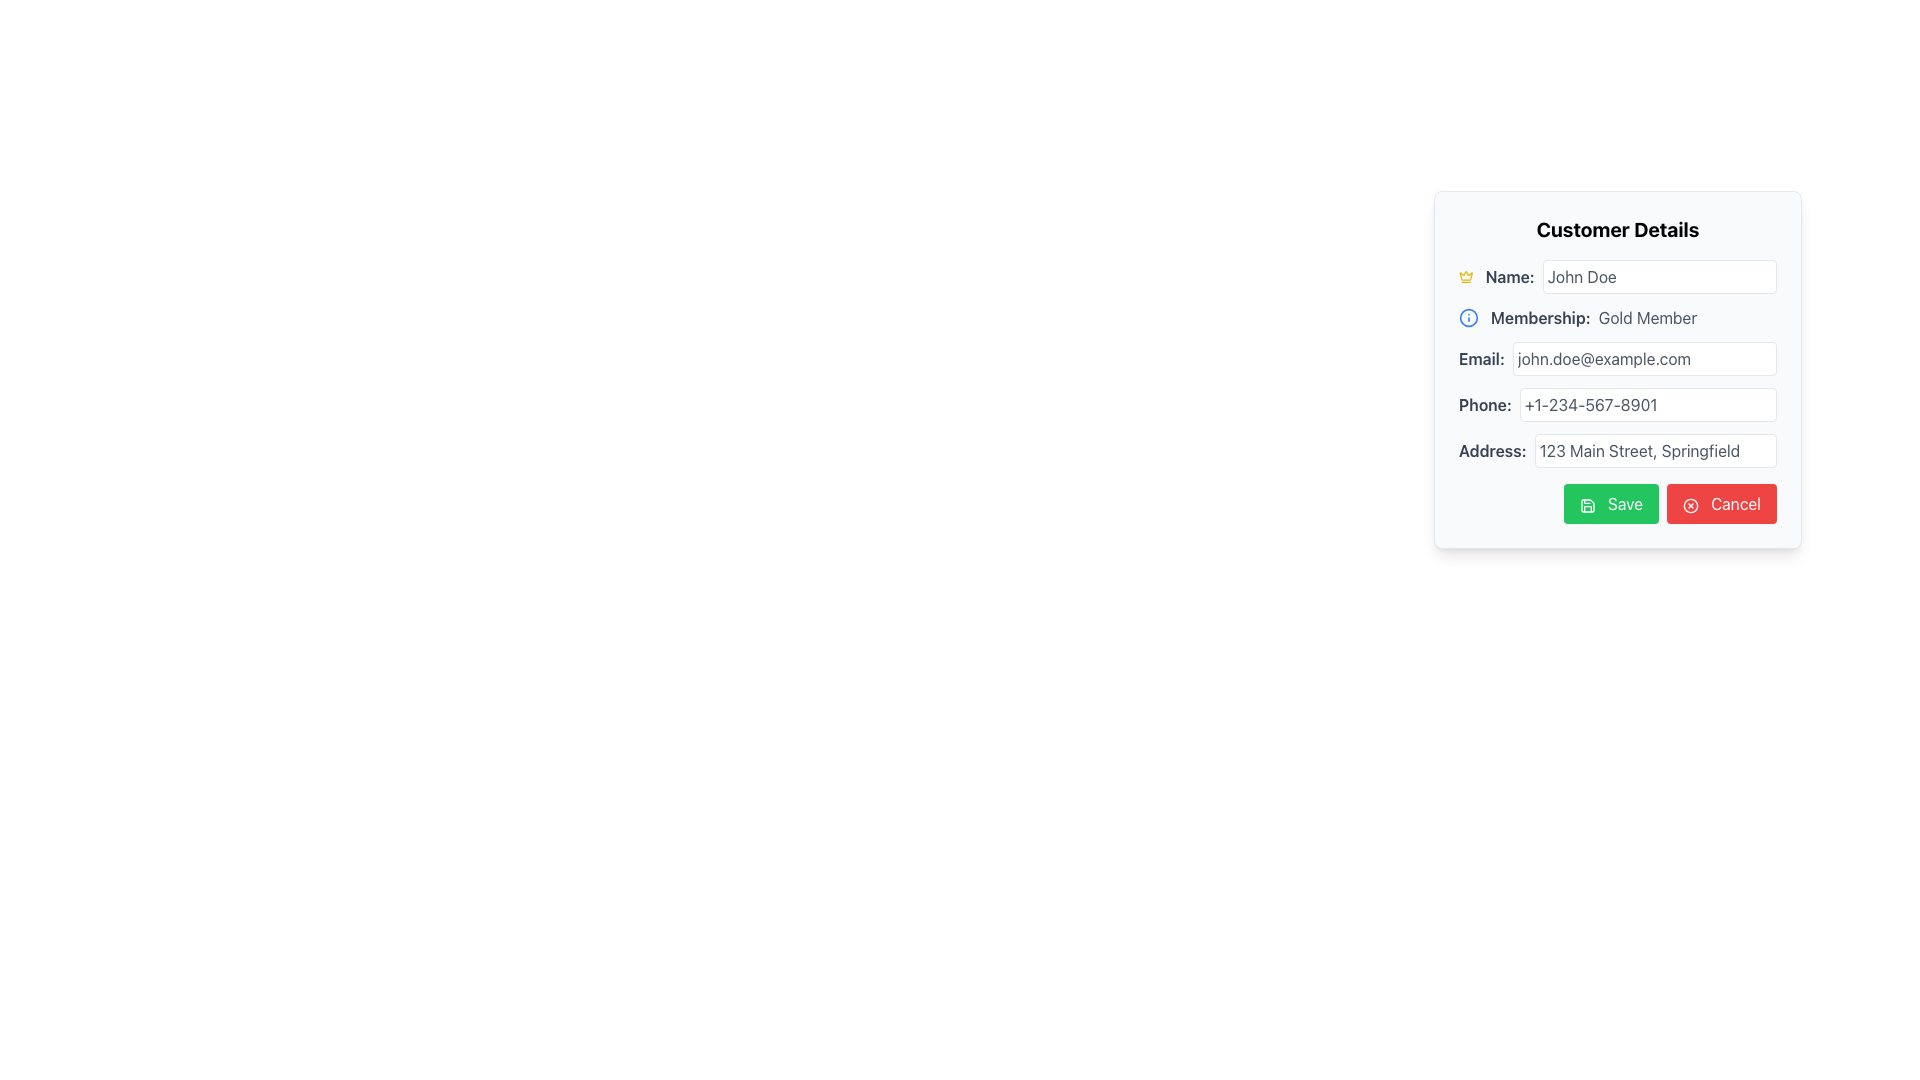  What do you see at coordinates (1586, 504) in the screenshot?
I see `the save icon located at the bottom left of the form overlay` at bounding box center [1586, 504].